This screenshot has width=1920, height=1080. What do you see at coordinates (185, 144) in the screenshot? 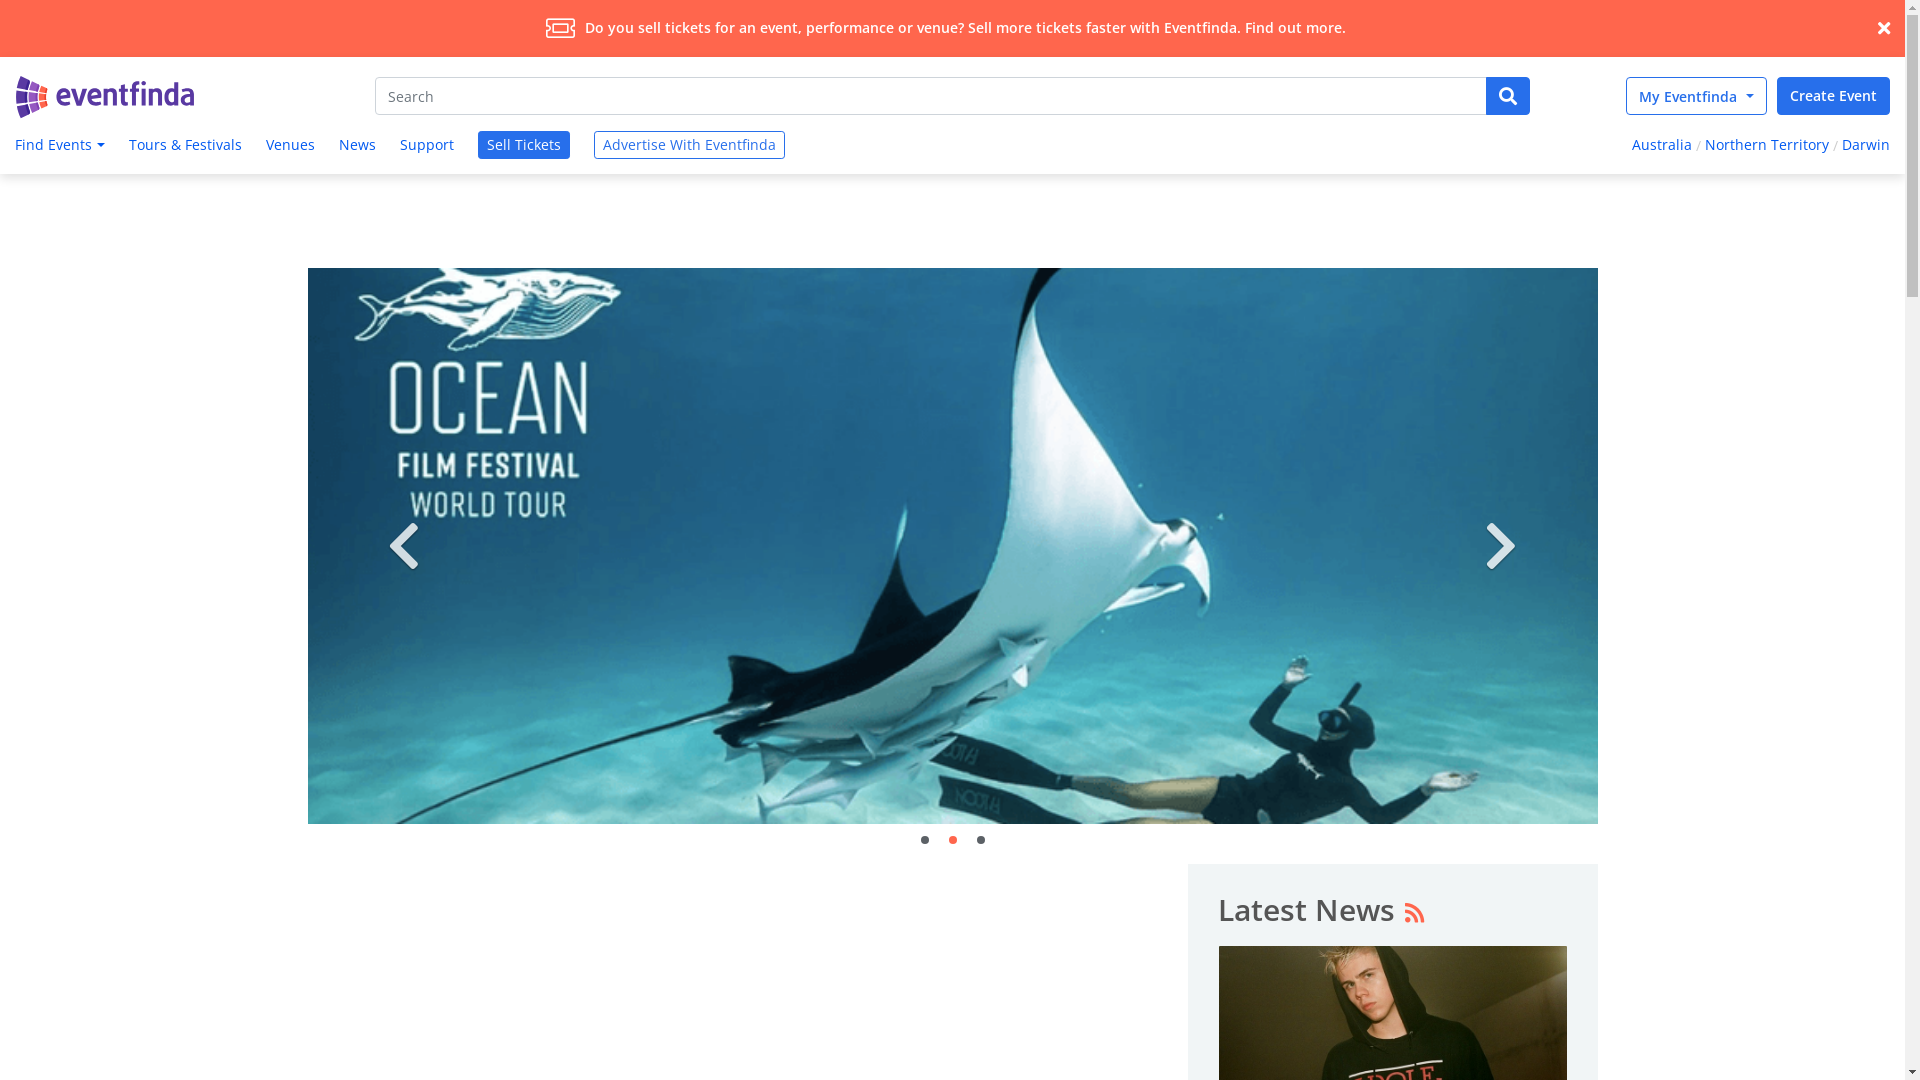
I see `'Tours & Festivals'` at bounding box center [185, 144].